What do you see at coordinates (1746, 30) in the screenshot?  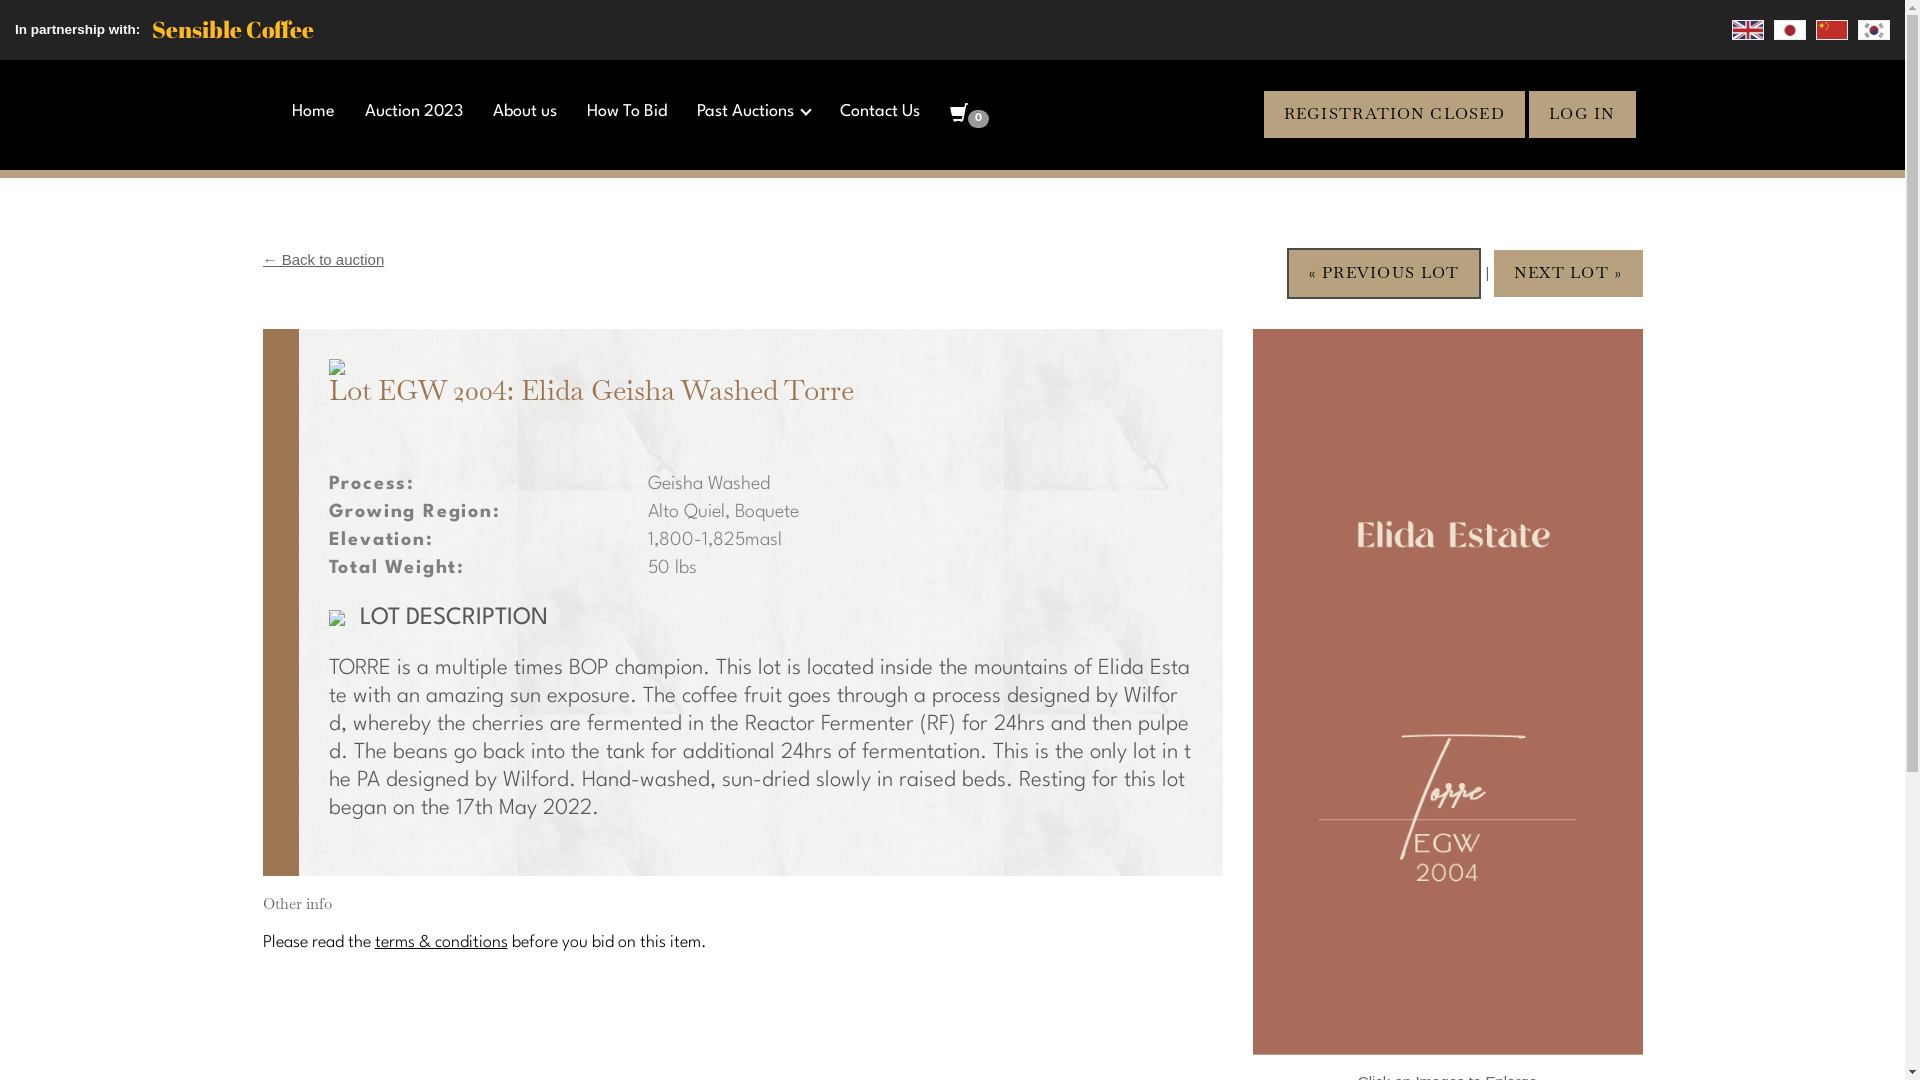 I see `'en'` at bounding box center [1746, 30].